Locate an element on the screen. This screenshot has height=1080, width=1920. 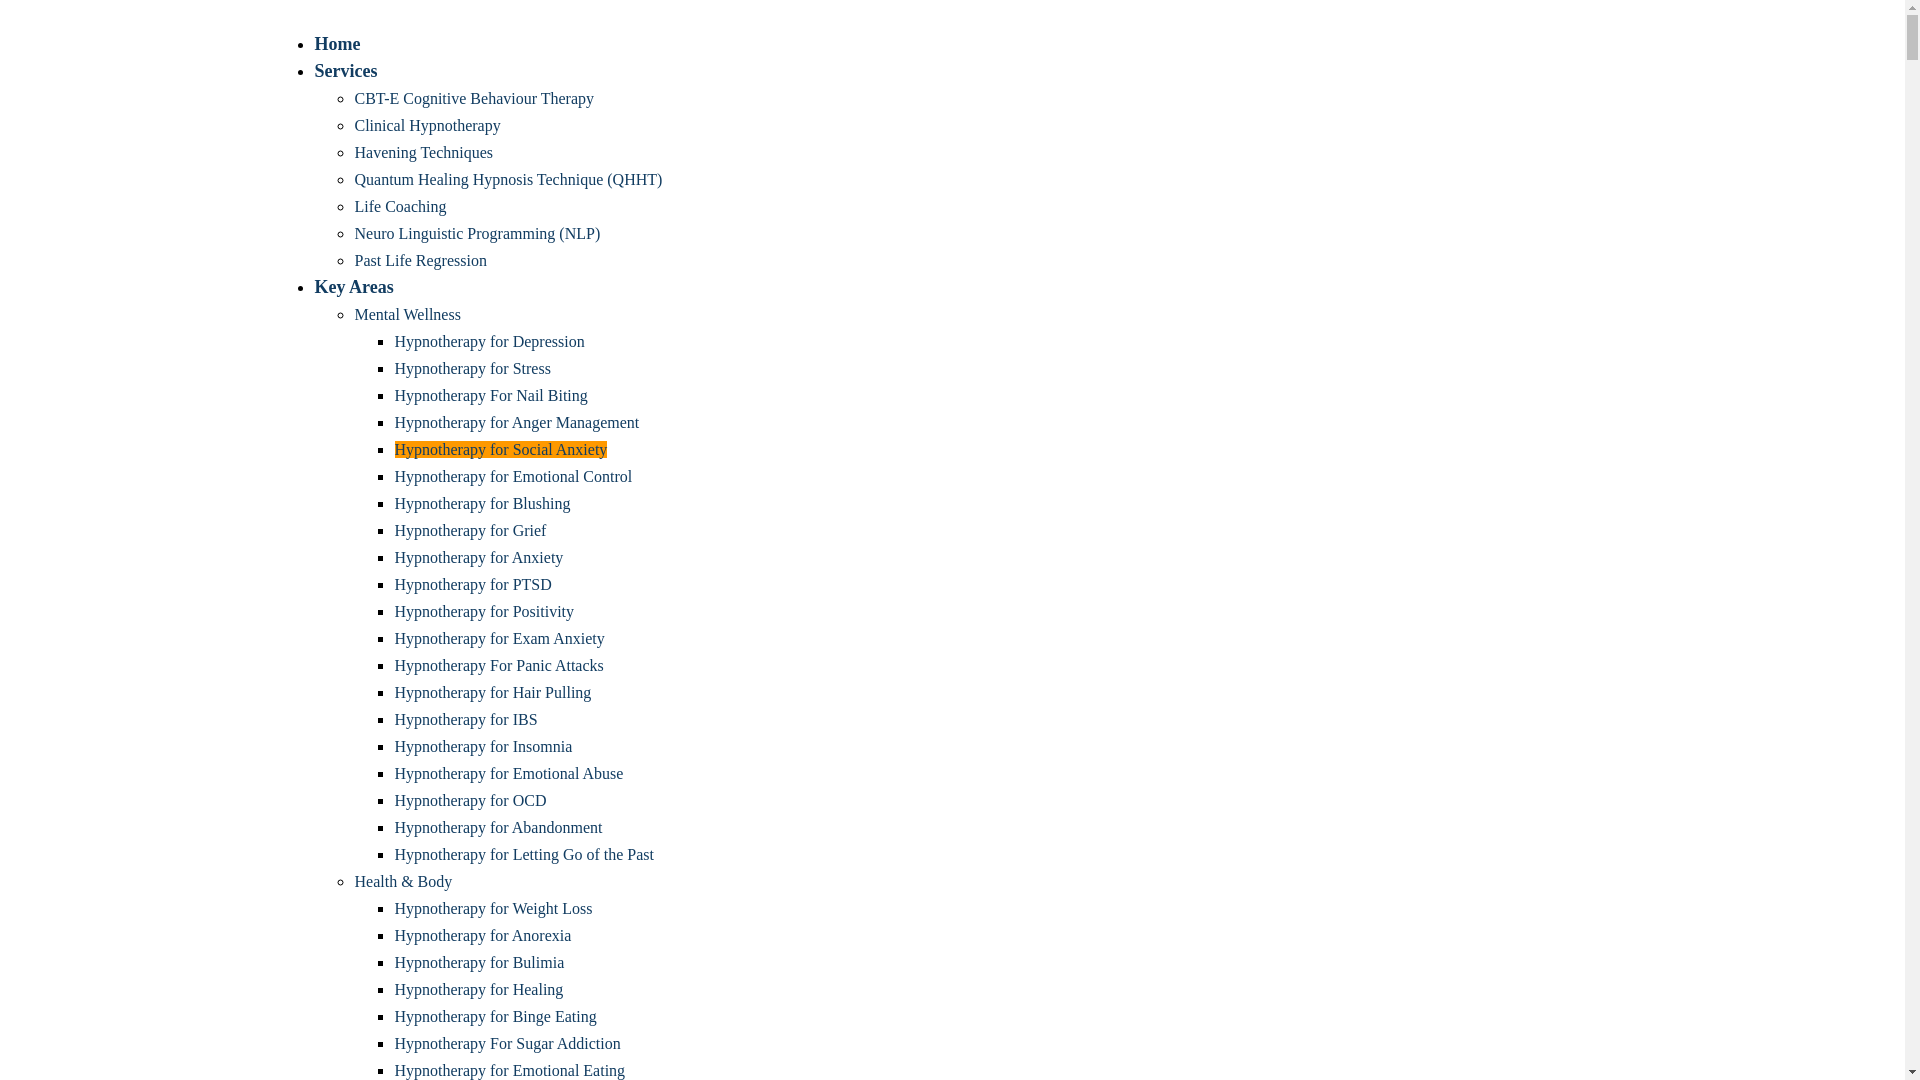
'Hypnotherapy for Anger Management' is located at coordinates (393, 421).